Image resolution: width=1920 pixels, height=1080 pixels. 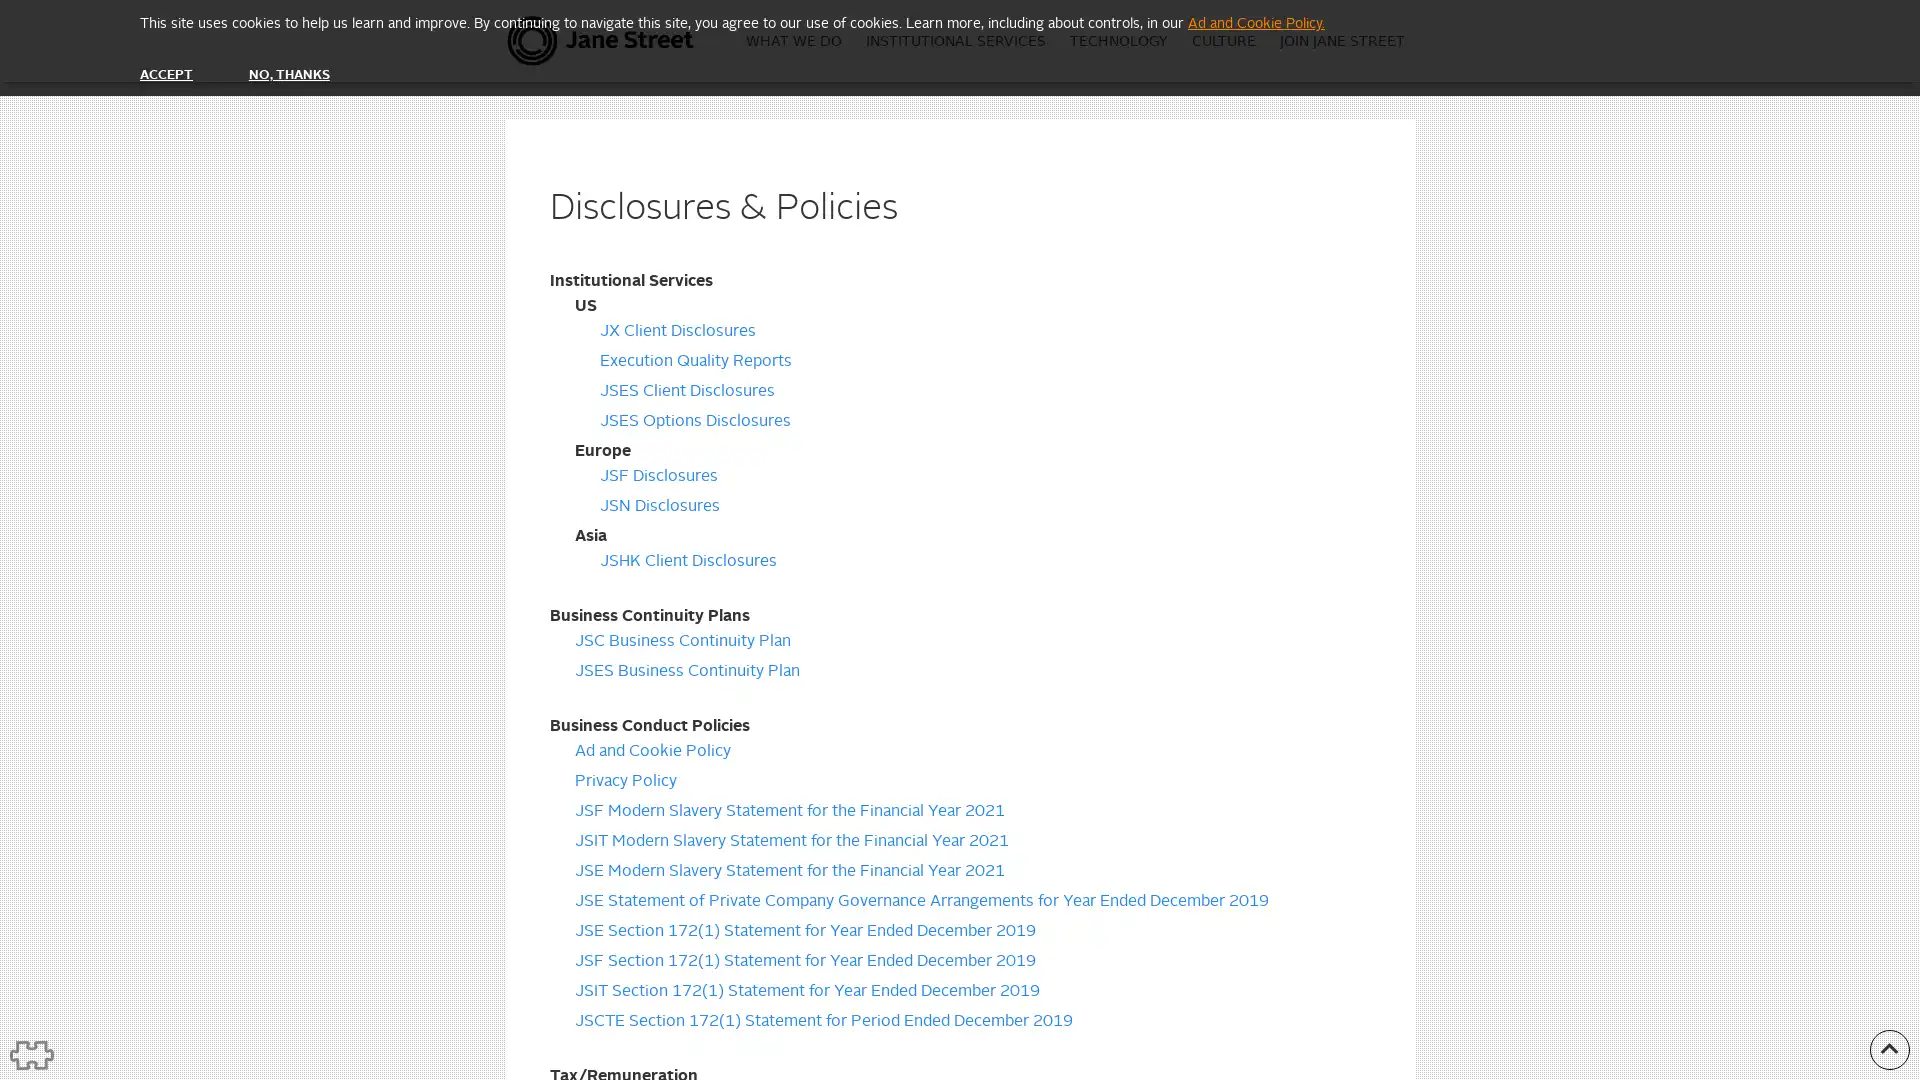 What do you see at coordinates (166, 74) in the screenshot?
I see `dismiss cookie message` at bounding box center [166, 74].